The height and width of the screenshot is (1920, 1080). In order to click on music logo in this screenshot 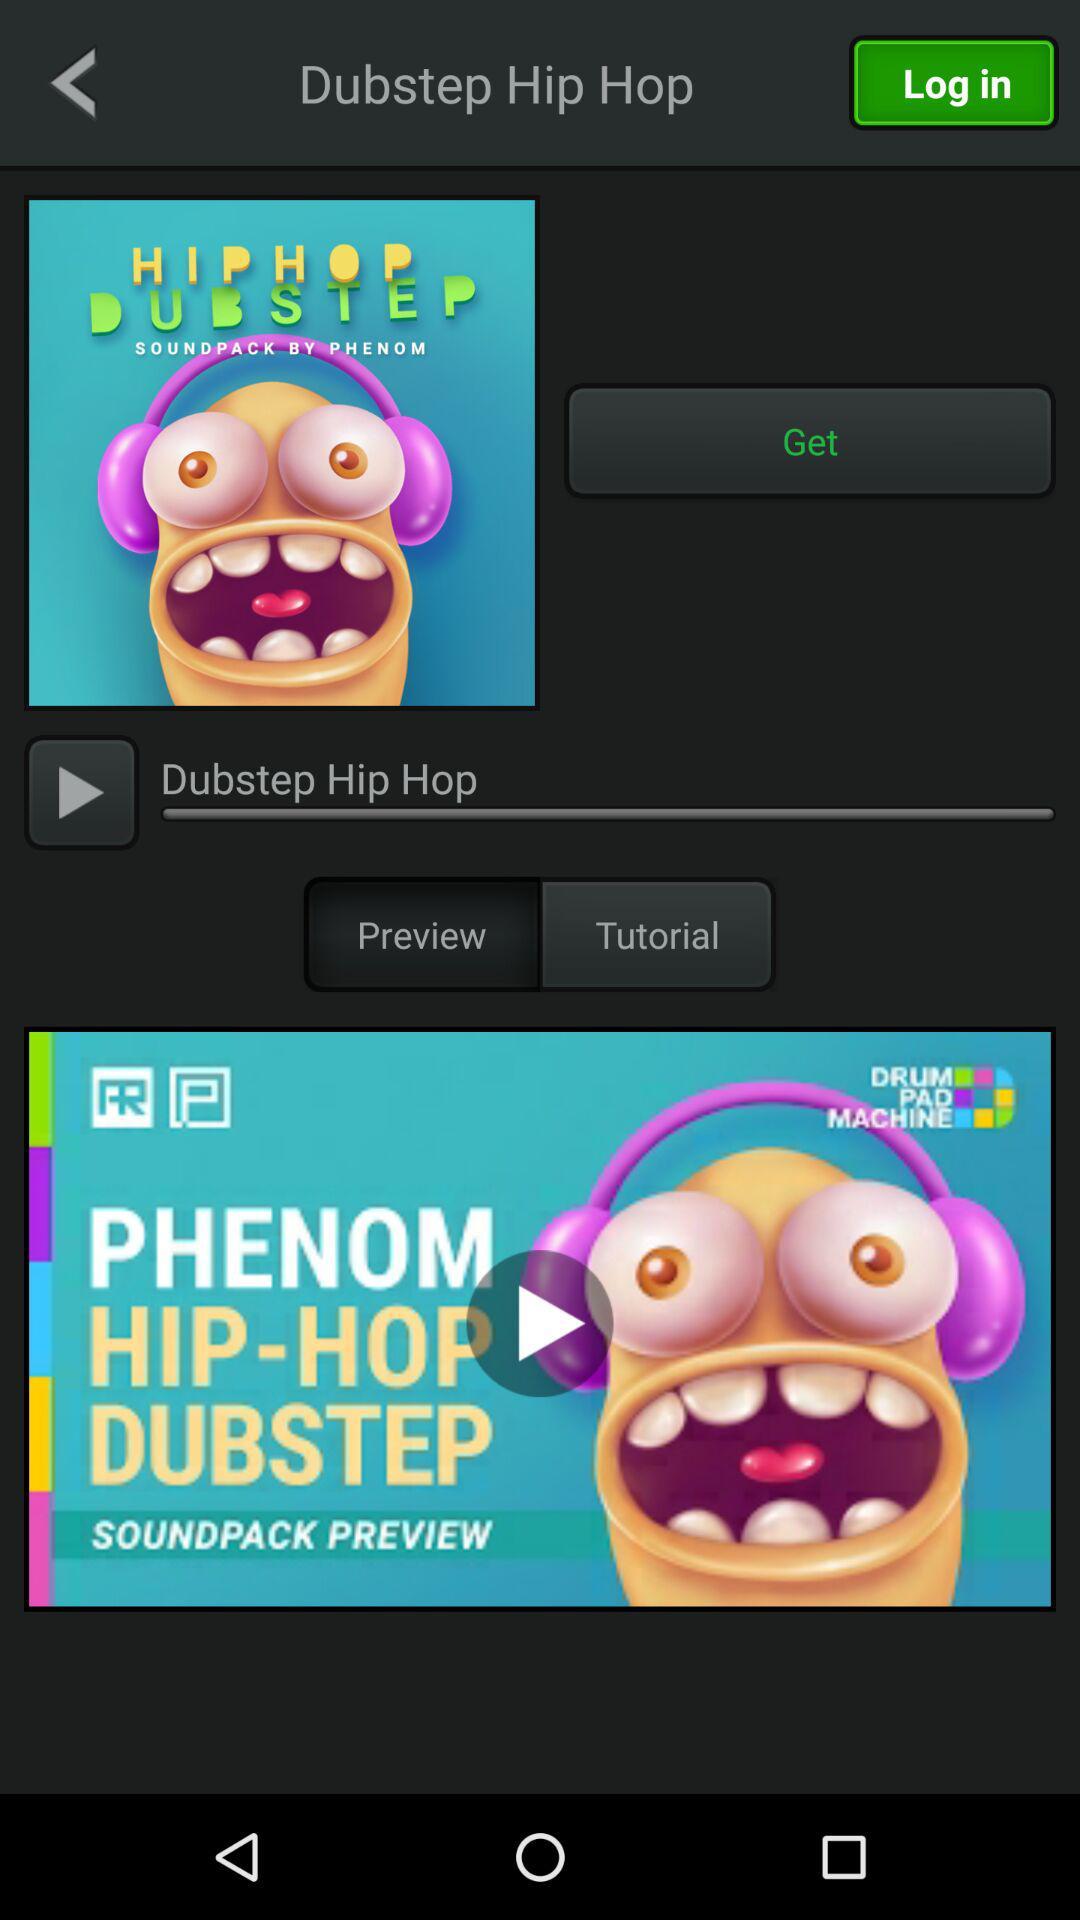, I will do `click(281, 451)`.